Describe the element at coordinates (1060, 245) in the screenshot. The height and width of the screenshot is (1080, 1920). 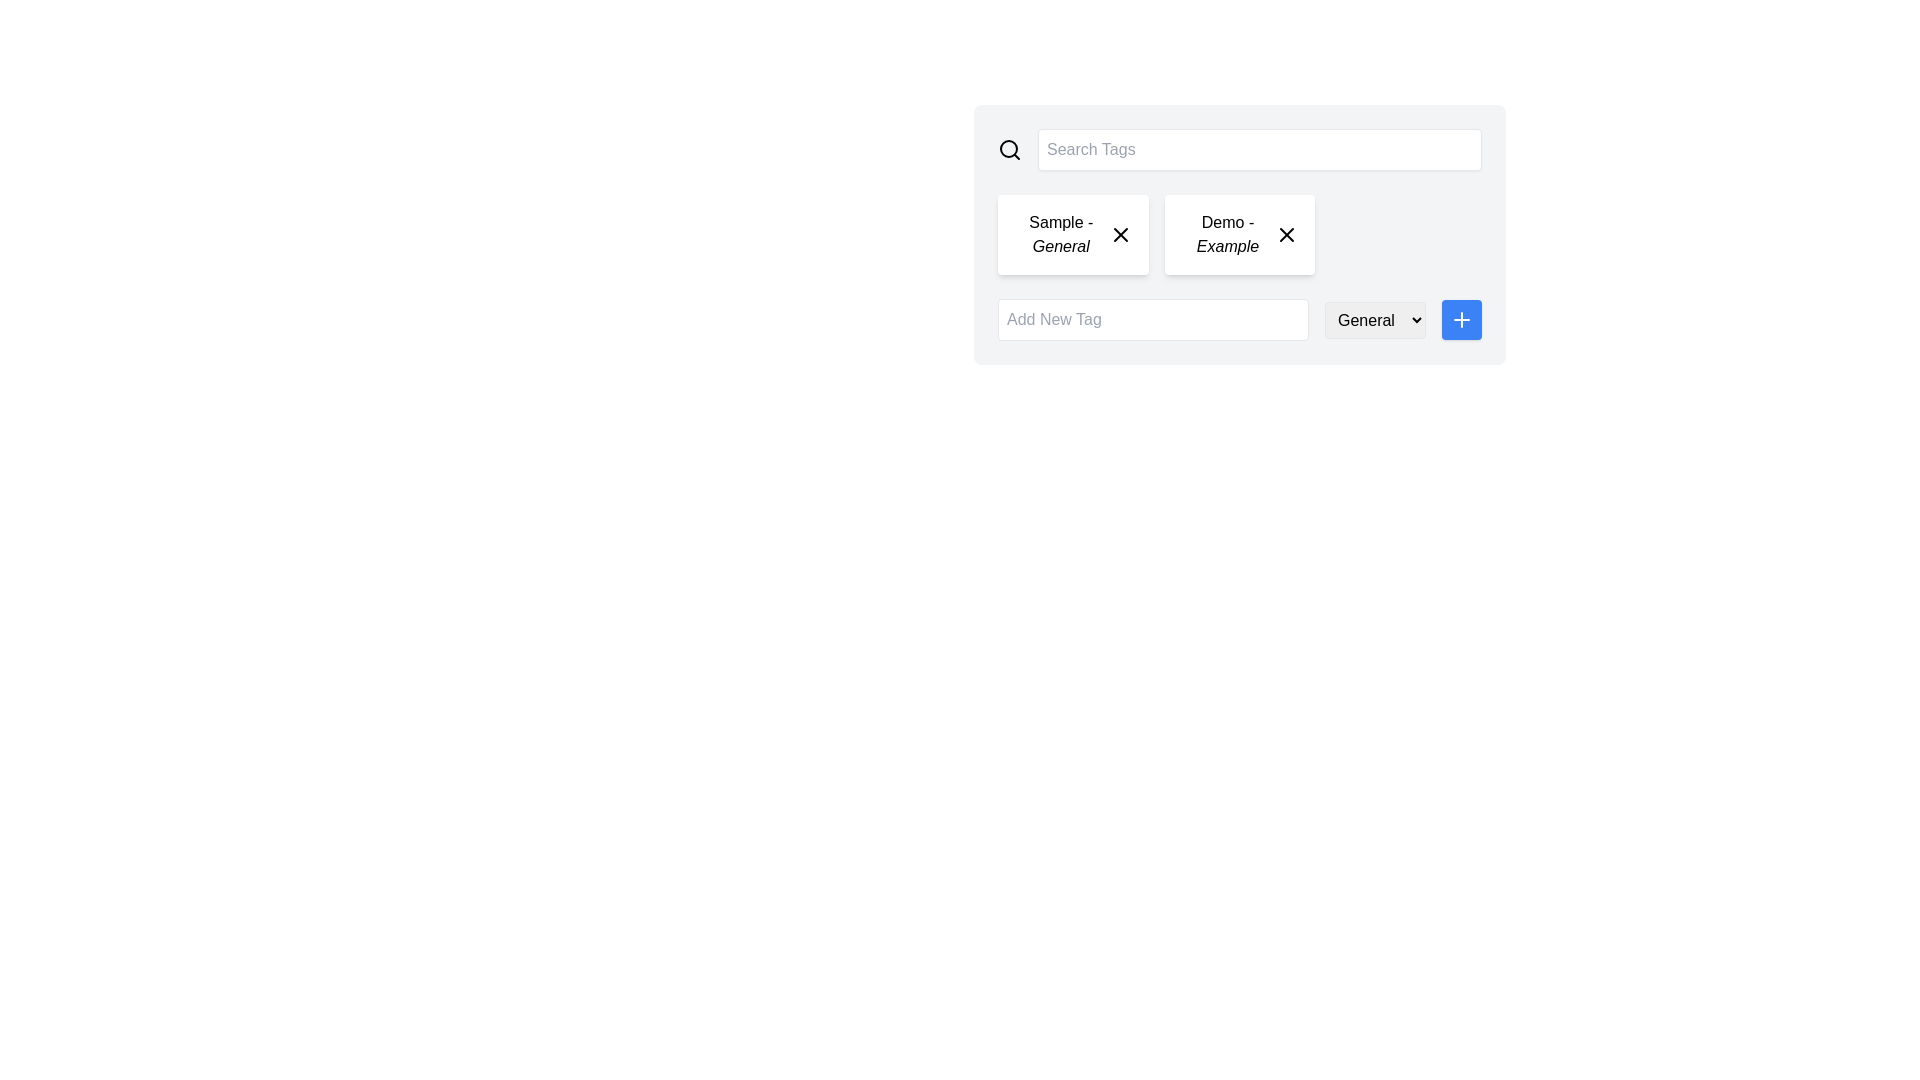
I see `the Text Label that provides additional context within the 'Sample - General' tag, located to the lower-left of the text 'Sample'` at that location.